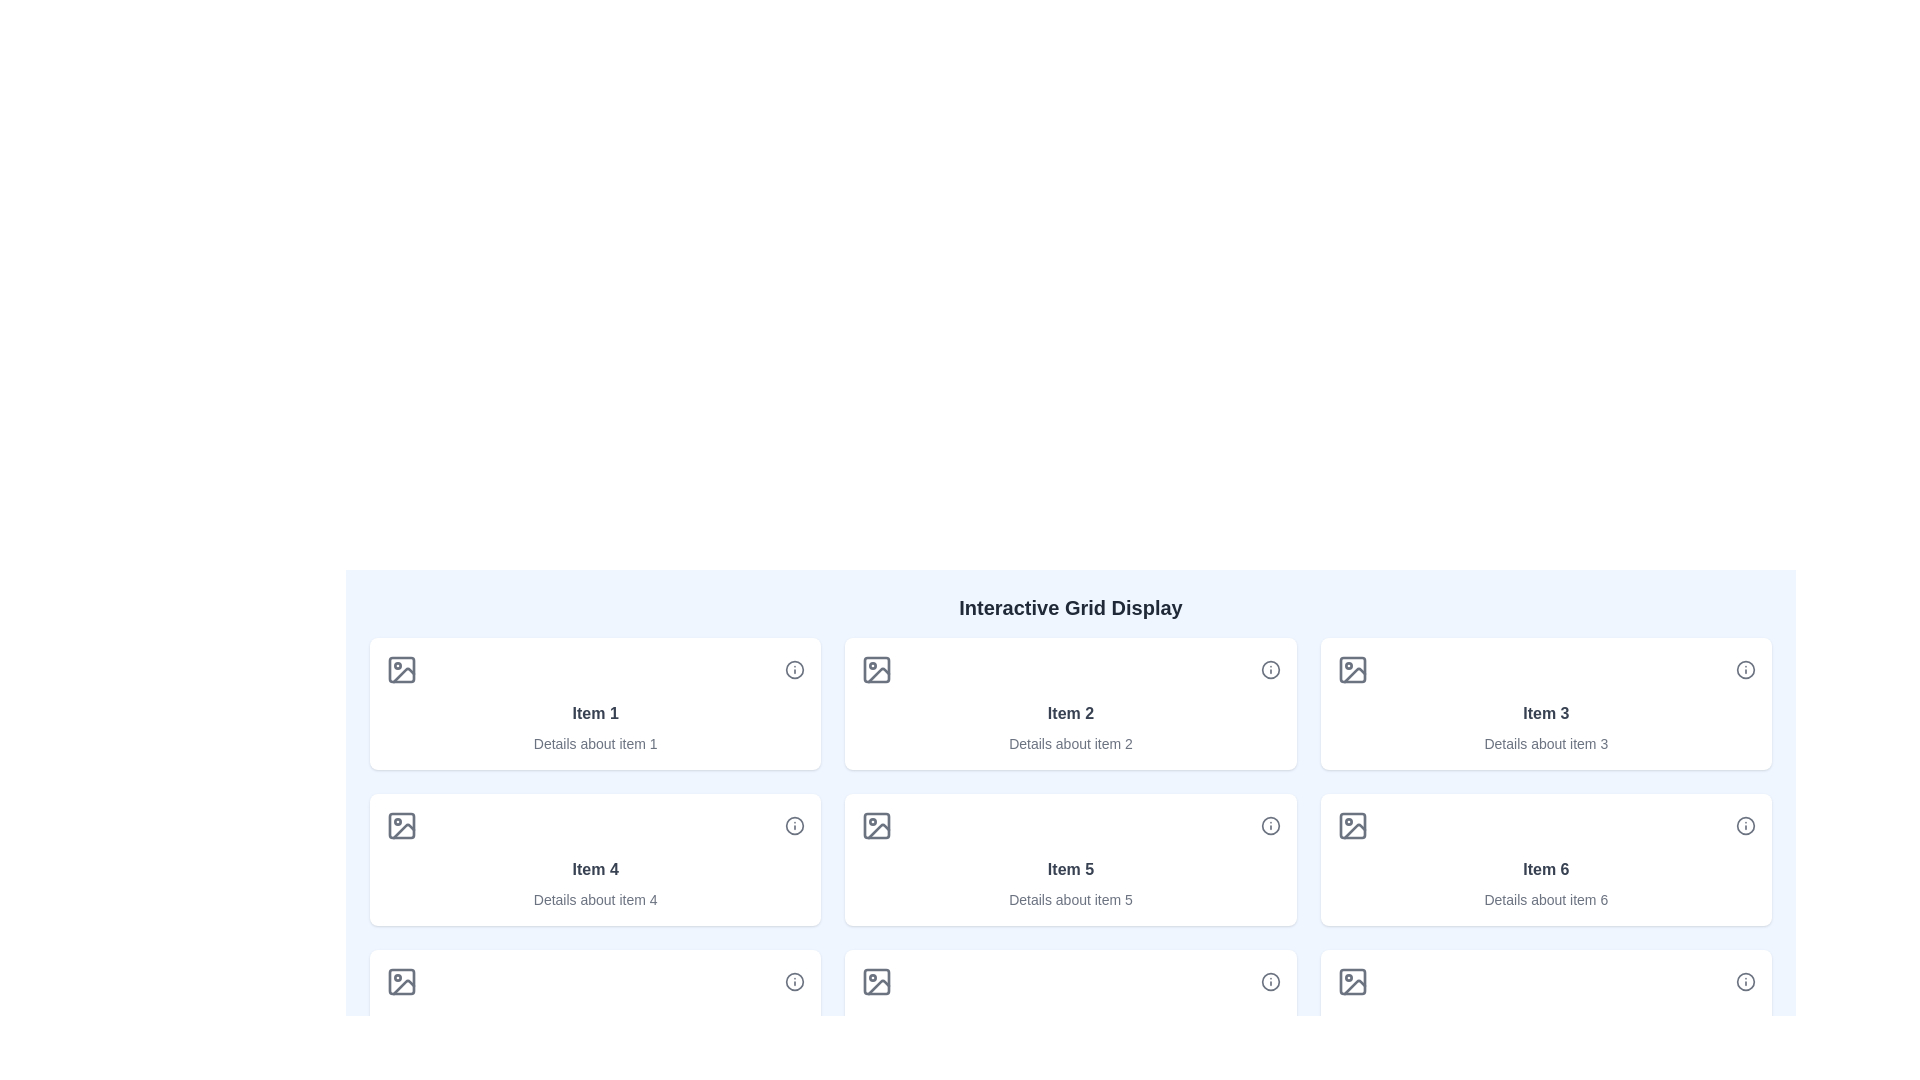 This screenshot has height=1080, width=1920. Describe the element at coordinates (1069, 607) in the screenshot. I see `the Text Label that acts as the heading or title of the interface section, summarizing the content or purpose of the following grid layout` at that location.